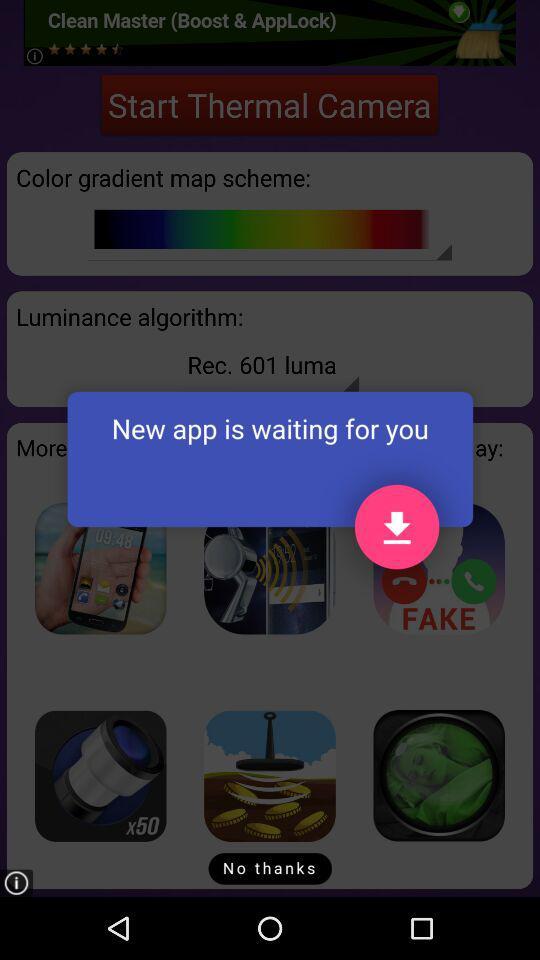 This screenshot has height=960, width=540. Describe the element at coordinates (269, 31) in the screenshot. I see `the item above start thermal camera button` at that location.